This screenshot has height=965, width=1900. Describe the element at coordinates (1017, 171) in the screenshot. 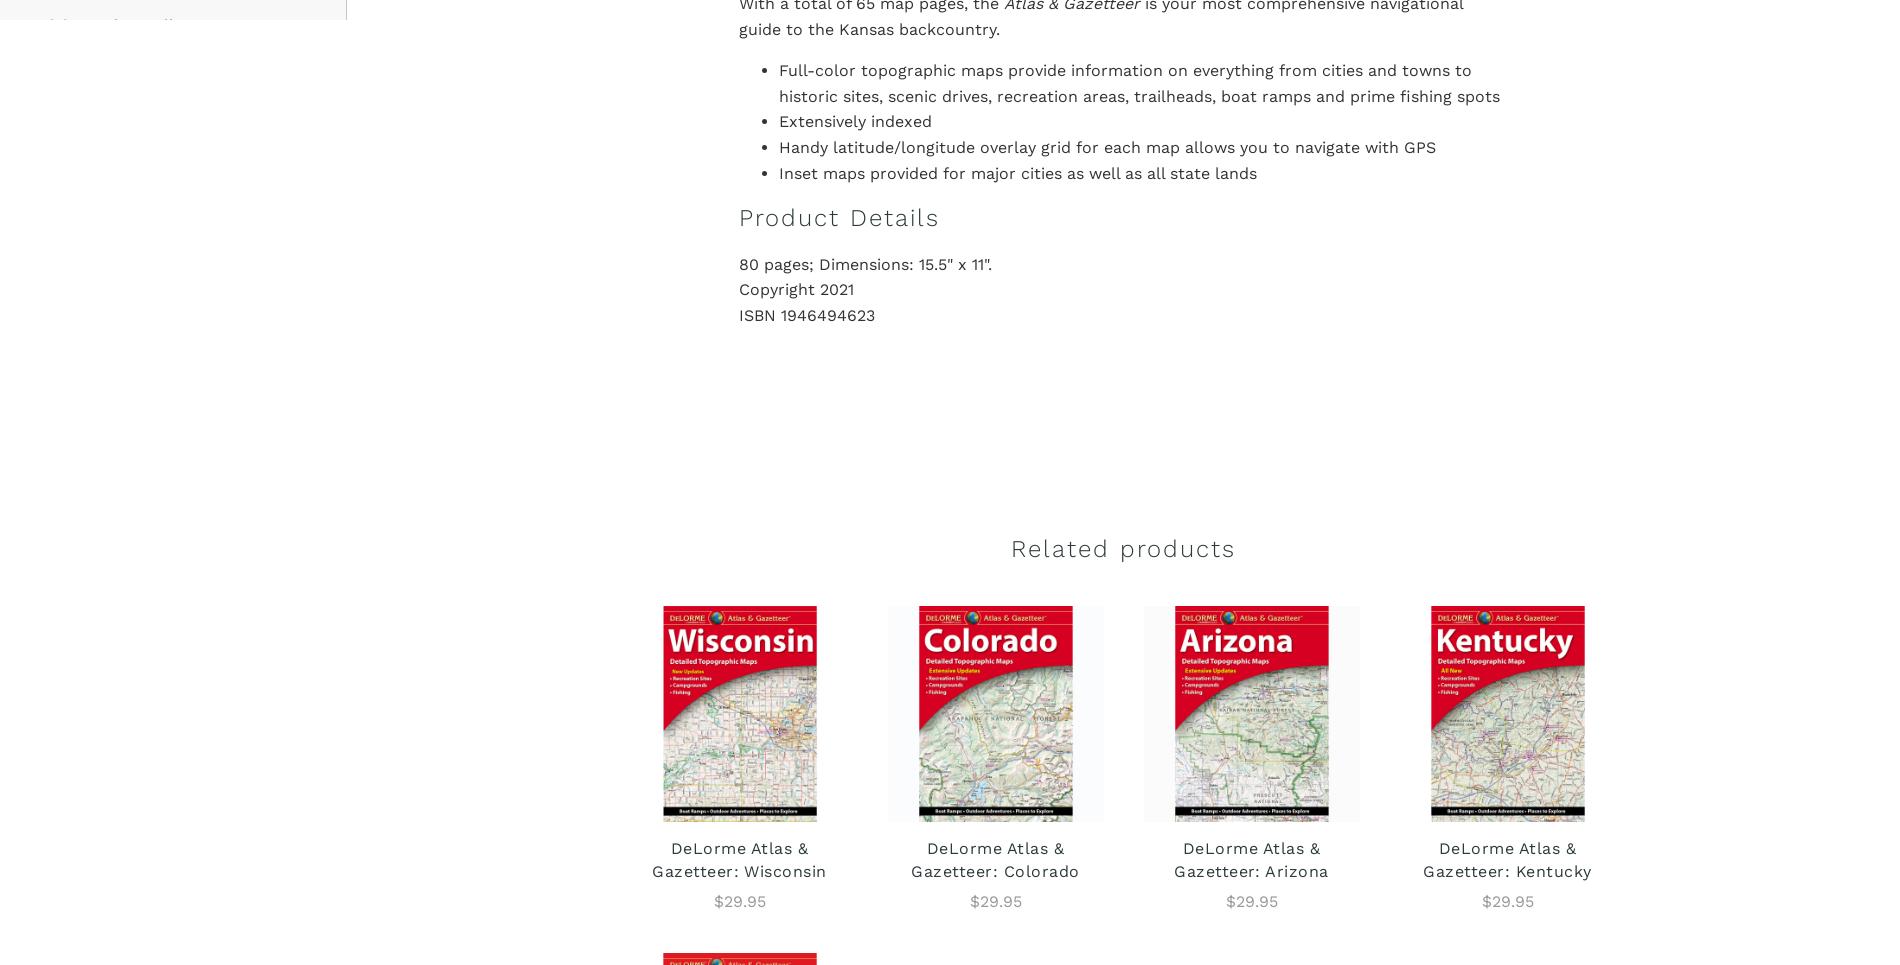

I see `'Inset maps provided for major cities as well as all state lands'` at that location.